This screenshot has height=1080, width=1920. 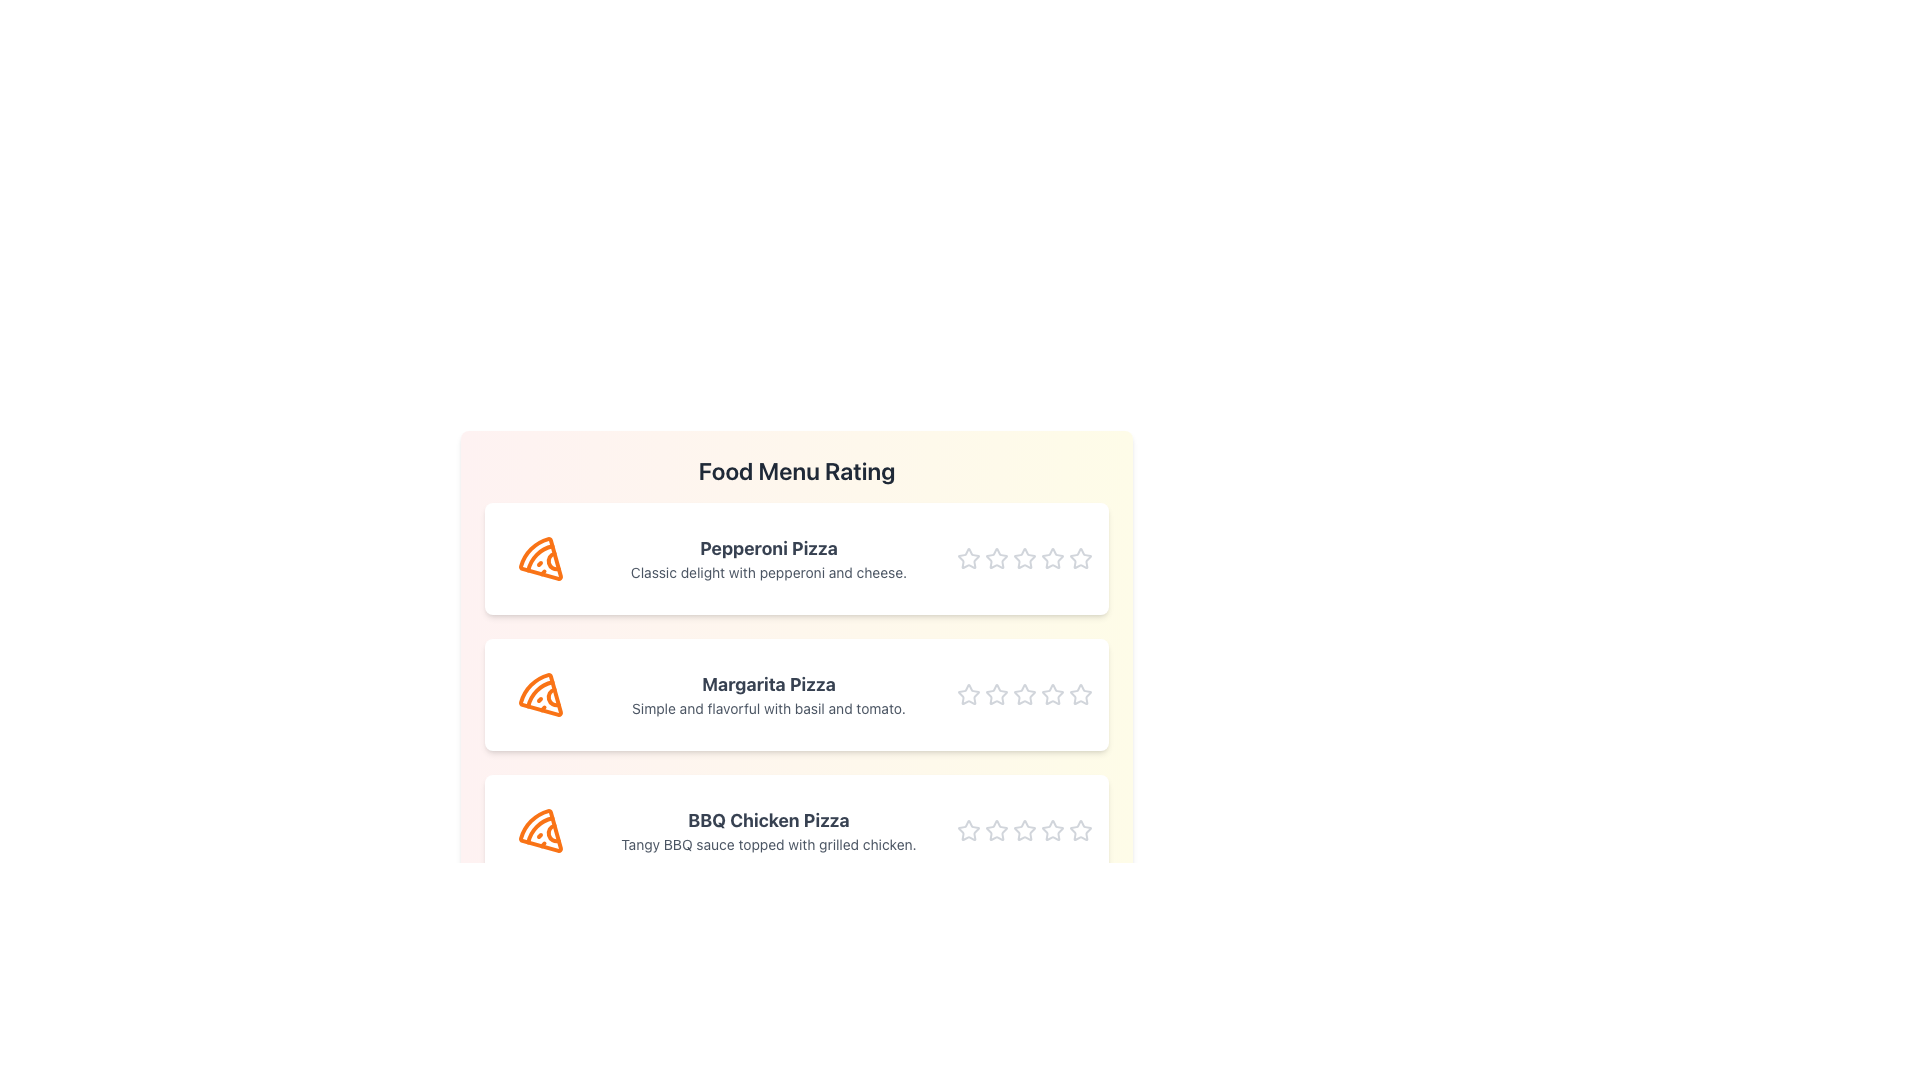 What do you see at coordinates (997, 830) in the screenshot?
I see `the second unfilled star icon in the rating section of the BBQ Chicken Pizza row to observe its scaling effect` at bounding box center [997, 830].